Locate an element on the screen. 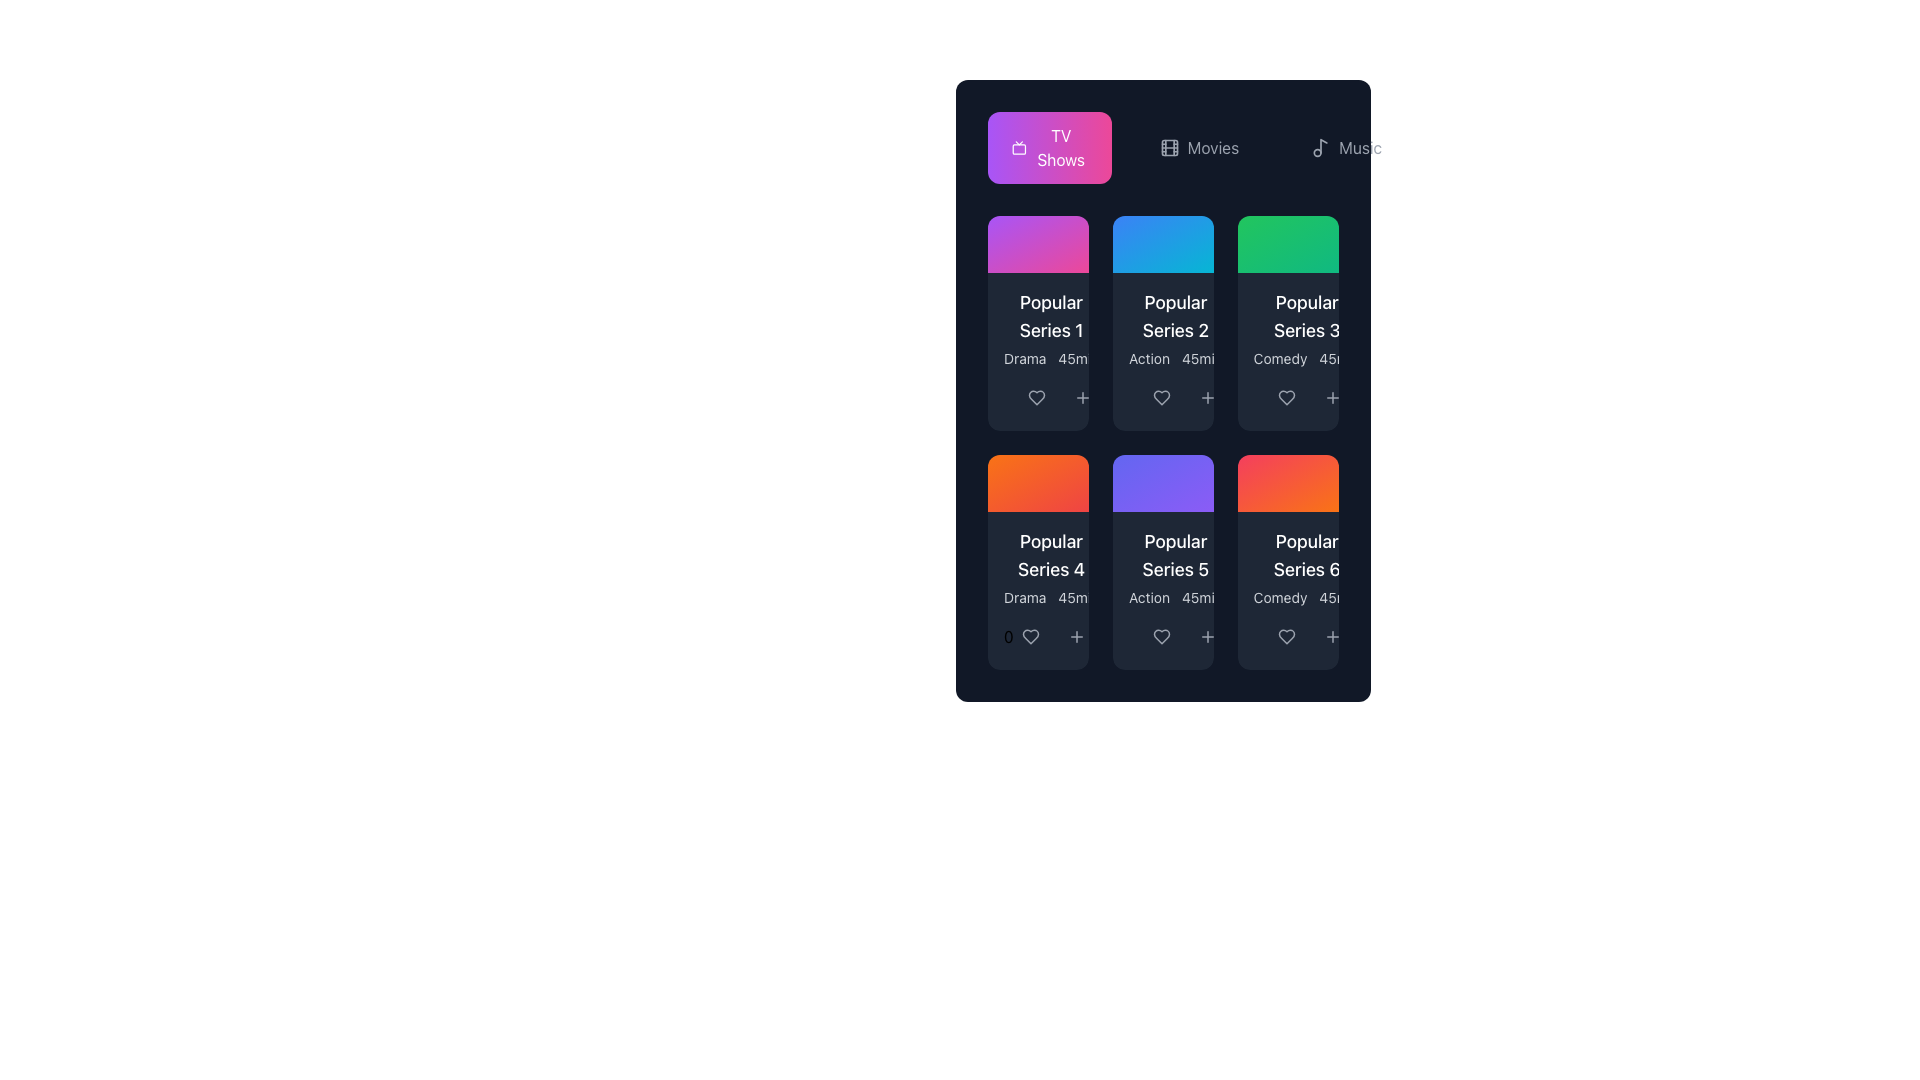 Image resolution: width=1920 pixels, height=1080 pixels. the heart-shaped button located beneath the 'Comedy 45min' description to favorite the series is located at coordinates (1288, 636).